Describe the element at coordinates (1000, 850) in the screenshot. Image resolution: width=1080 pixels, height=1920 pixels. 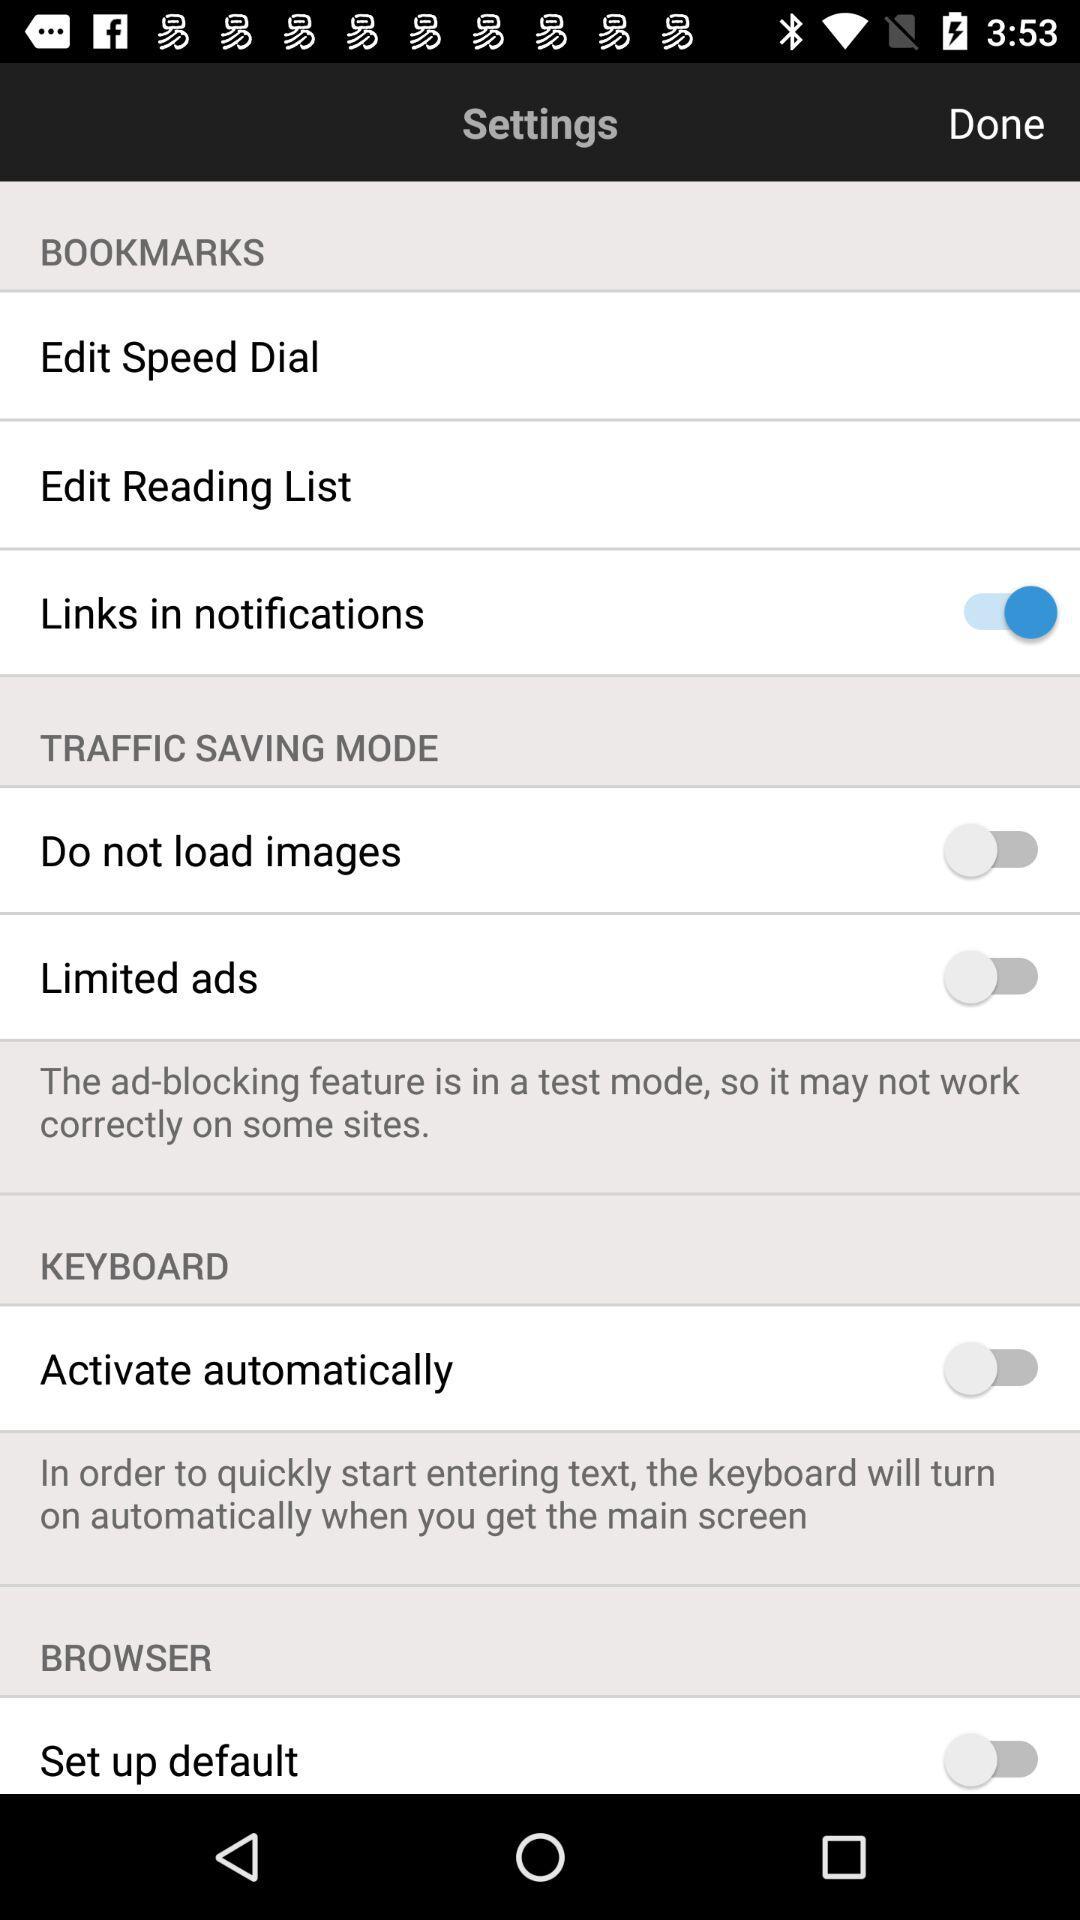
I see `a switch for turning on or off the phone 's ability to download images` at that location.